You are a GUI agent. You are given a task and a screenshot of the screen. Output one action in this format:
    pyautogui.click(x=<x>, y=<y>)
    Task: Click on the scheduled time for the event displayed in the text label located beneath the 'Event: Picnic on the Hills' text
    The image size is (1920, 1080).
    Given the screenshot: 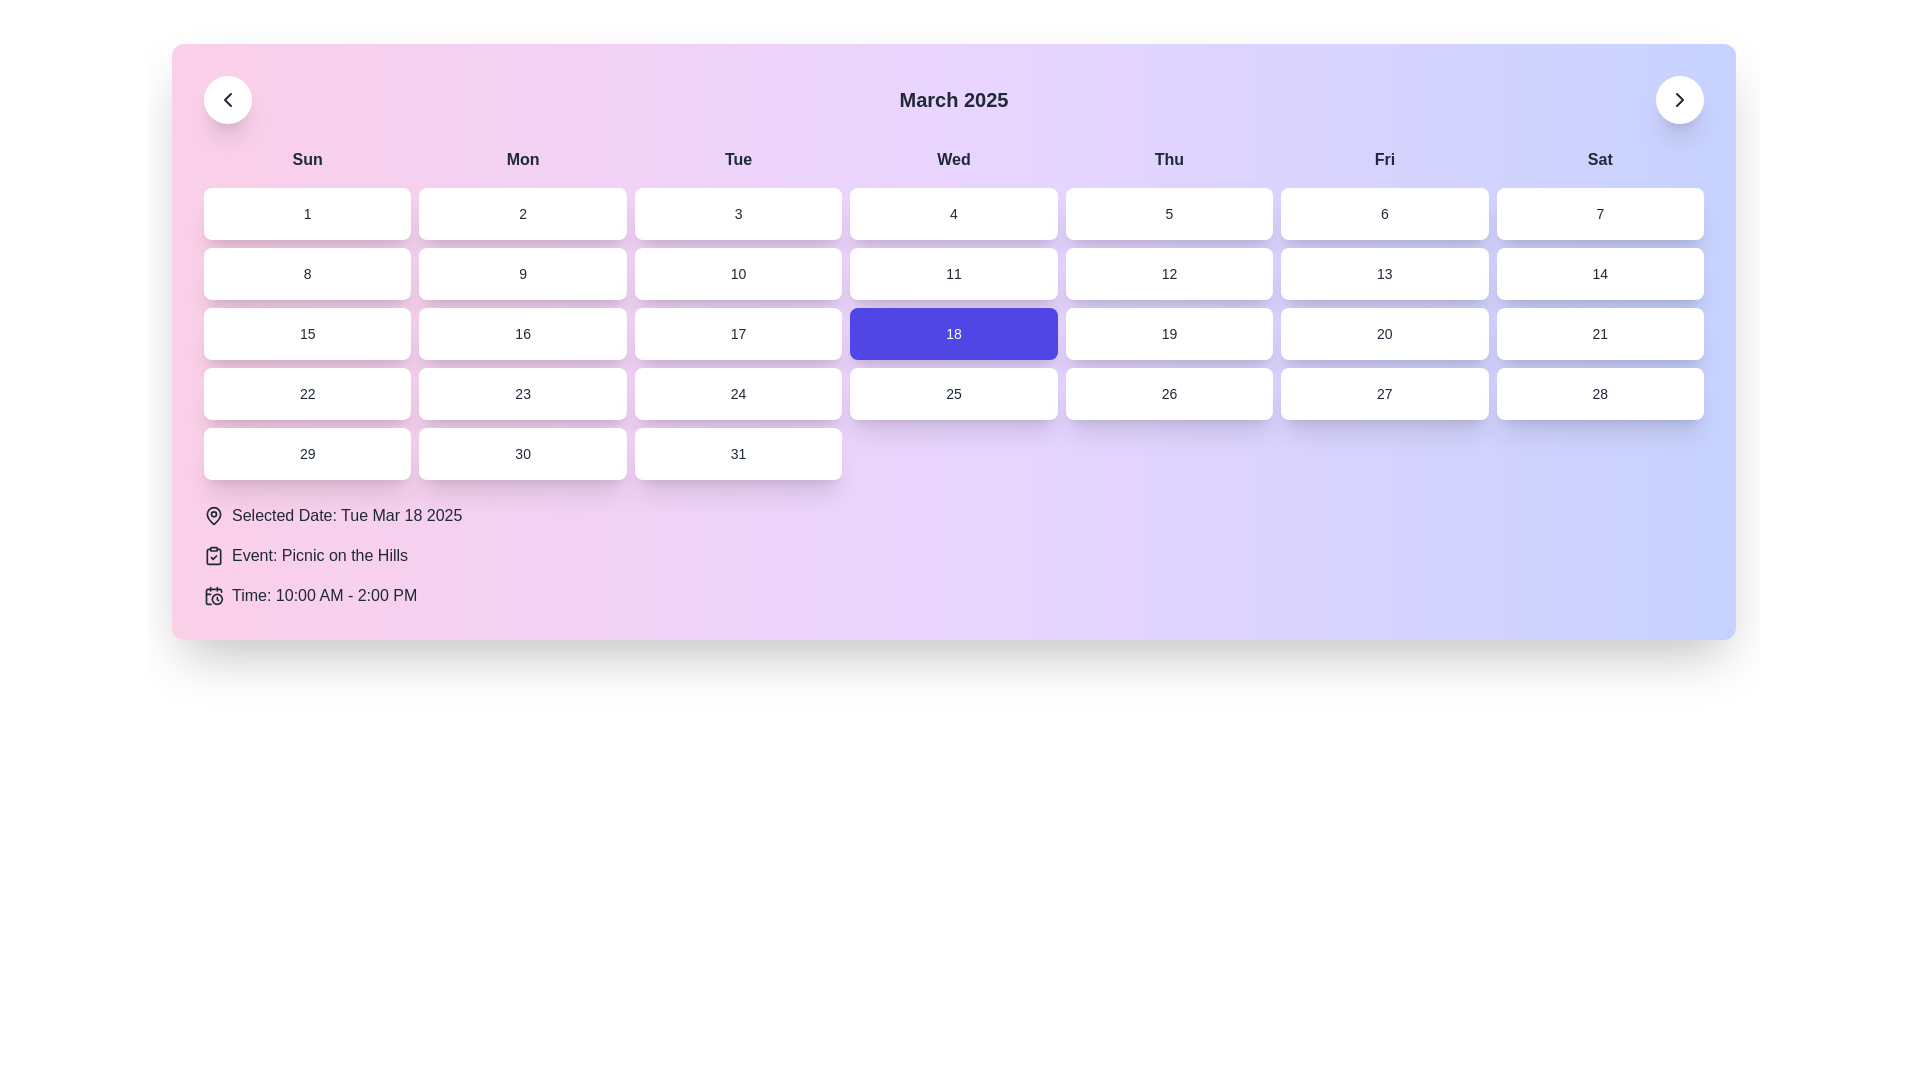 What is the action you would take?
    pyautogui.click(x=324, y=595)
    